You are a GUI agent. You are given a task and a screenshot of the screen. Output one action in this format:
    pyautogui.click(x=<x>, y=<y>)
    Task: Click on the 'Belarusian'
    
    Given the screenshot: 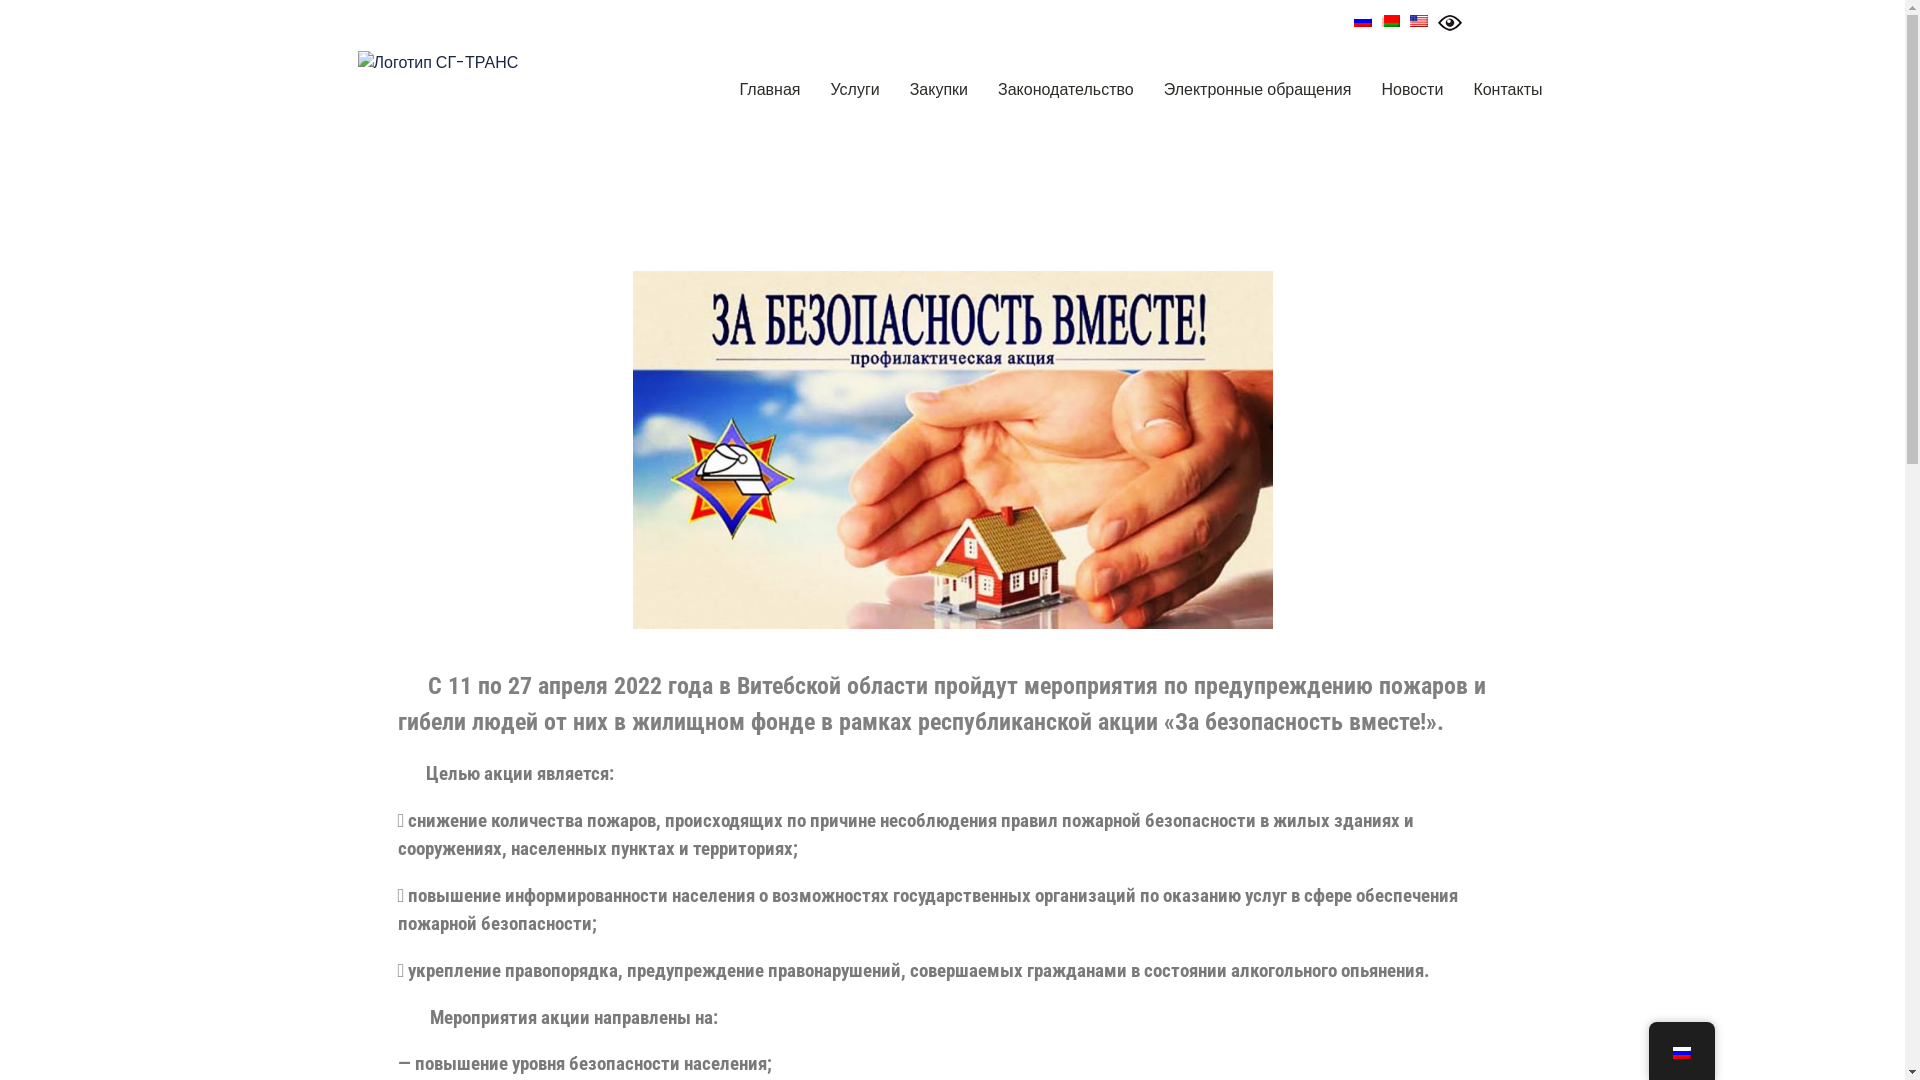 What is the action you would take?
    pyautogui.click(x=1381, y=20)
    